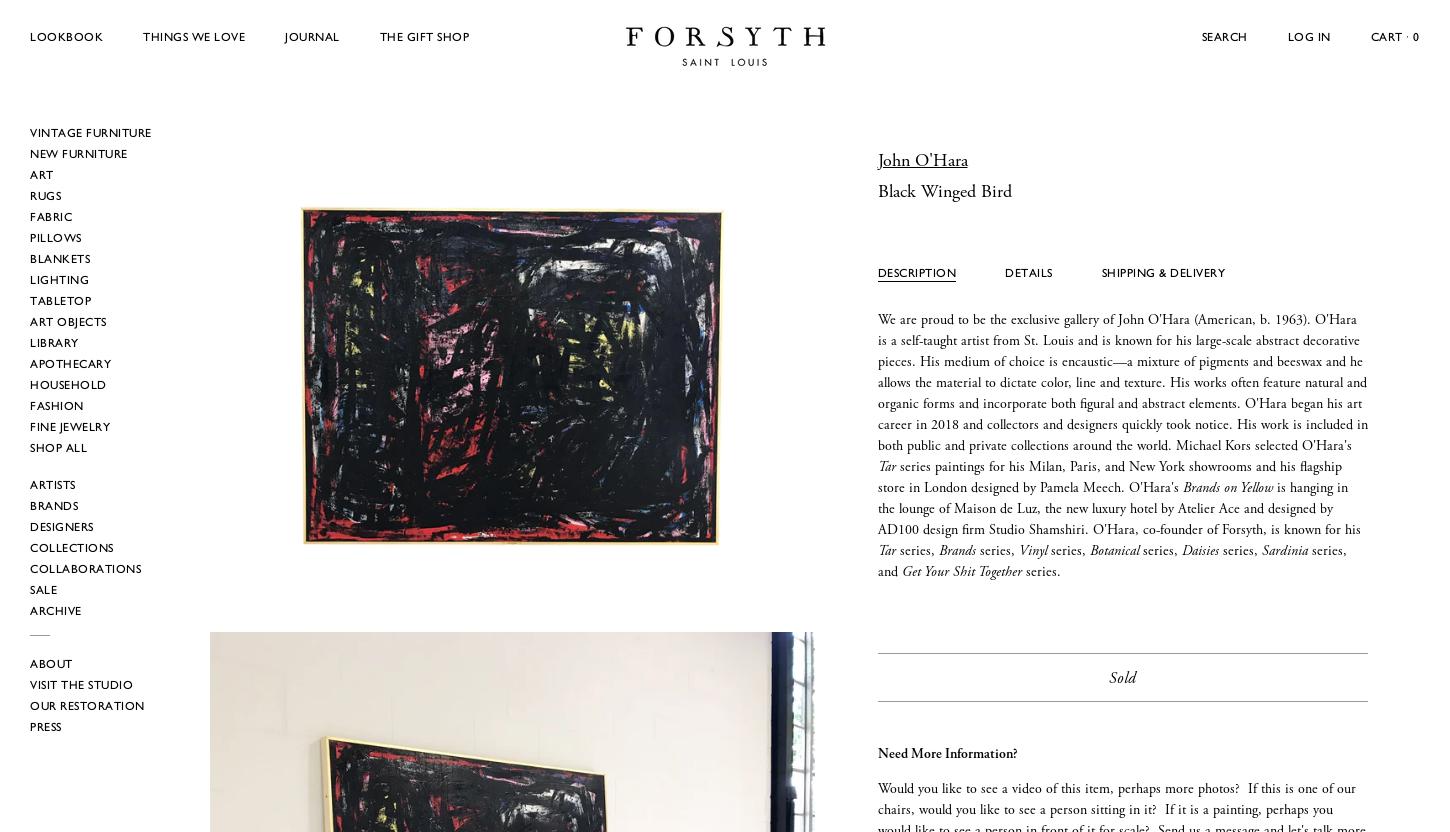 The width and height of the screenshot is (1450, 832). What do you see at coordinates (955, 551) in the screenshot?
I see `'Brands'` at bounding box center [955, 551].